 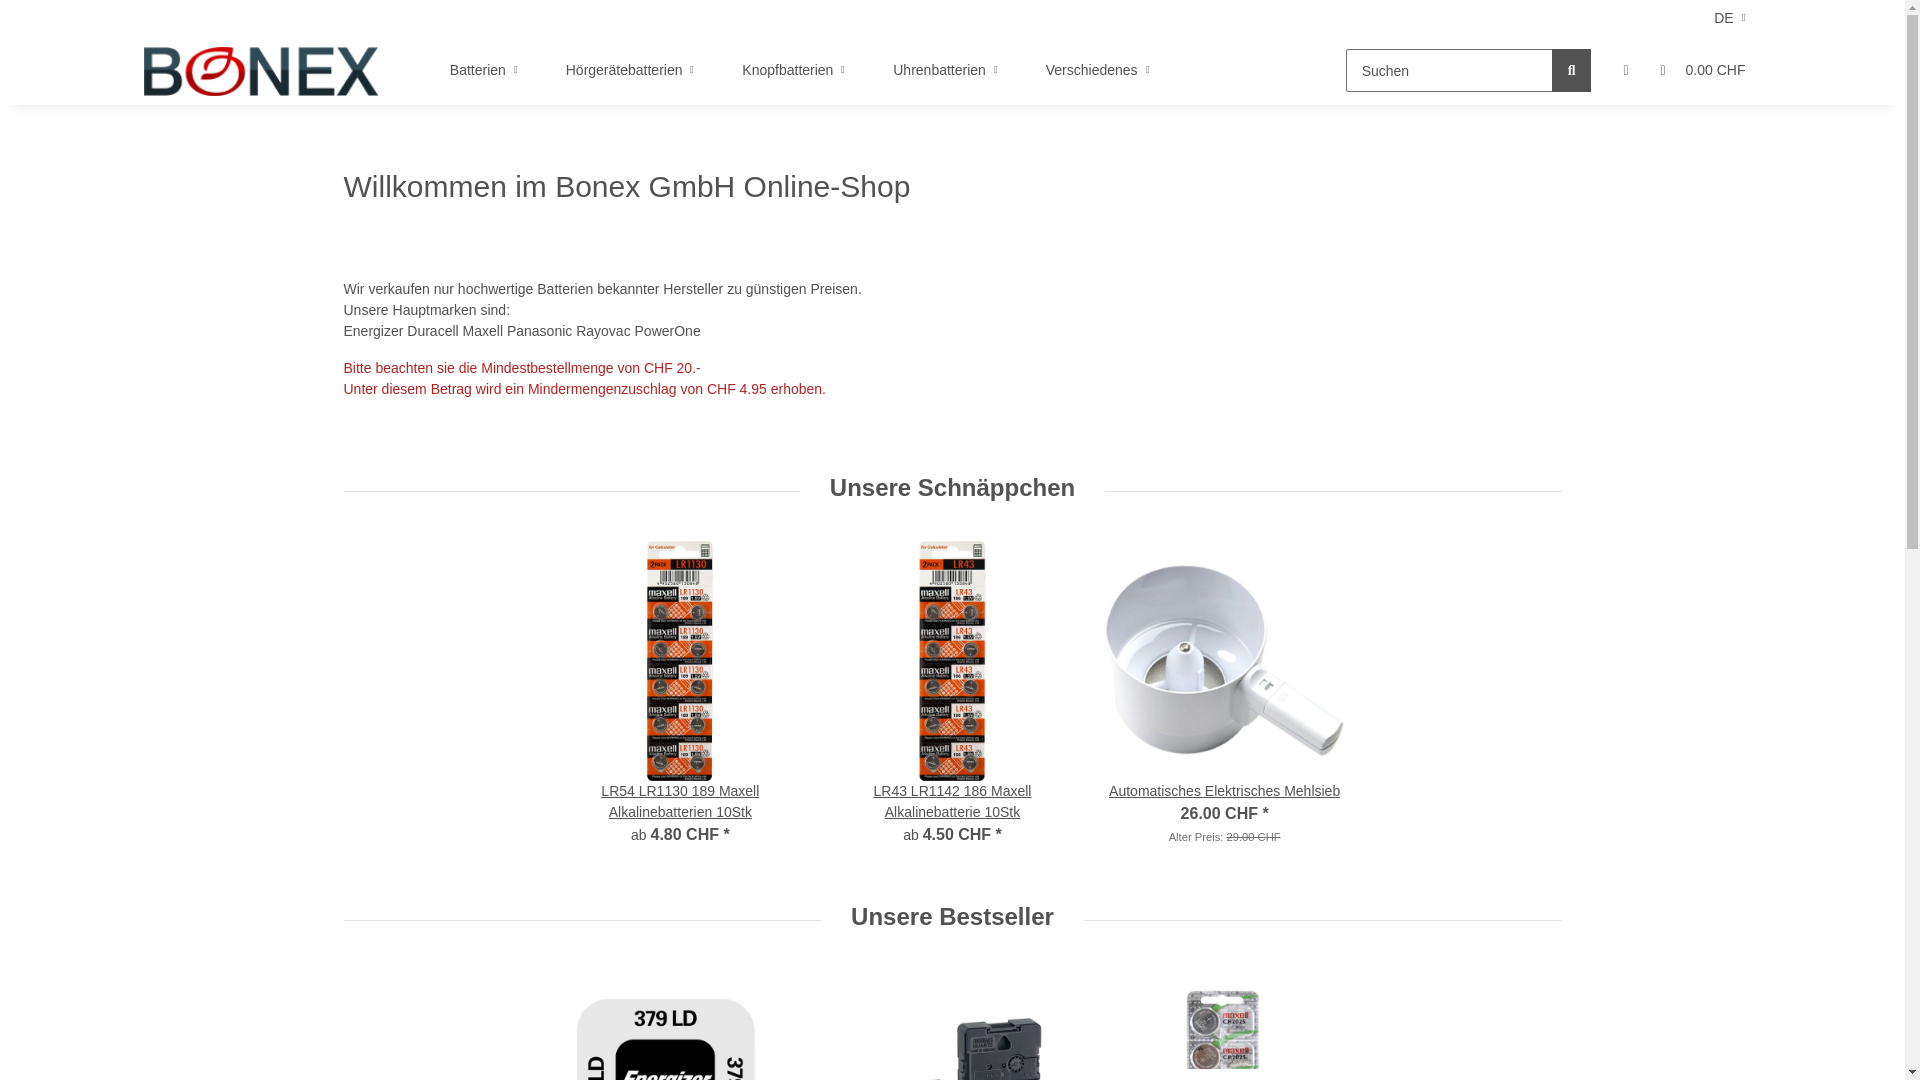 What do you see at coordinates (792, 69) in the screenshot?
I see `'Knopfbatterien'` at bounding box center [792, 69].